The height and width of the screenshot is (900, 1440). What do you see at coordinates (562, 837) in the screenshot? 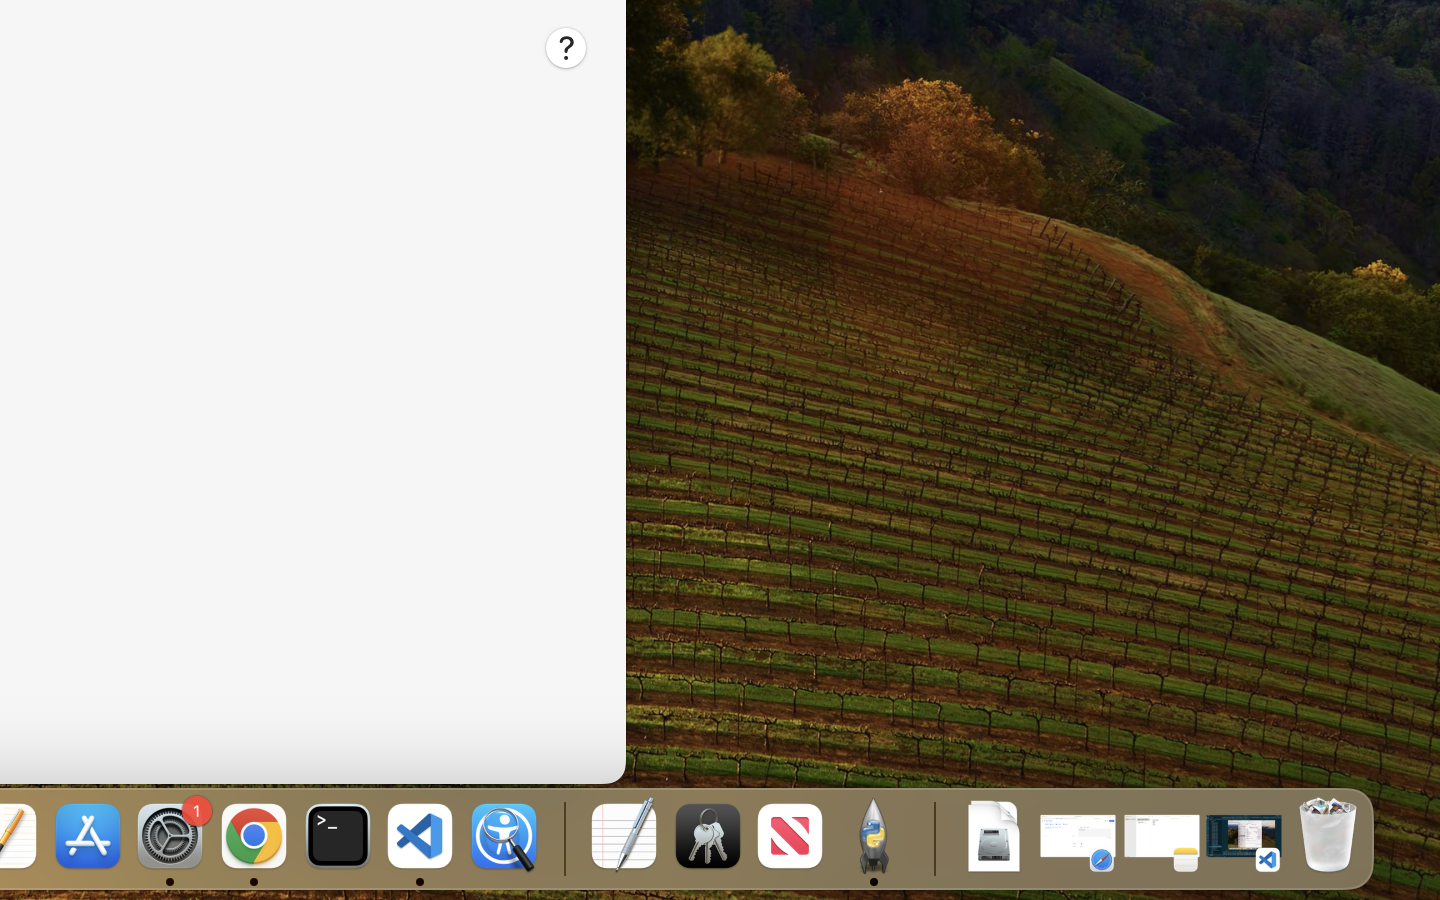
I see `'0.4285714328289032'` at bounding box center [562, 837].